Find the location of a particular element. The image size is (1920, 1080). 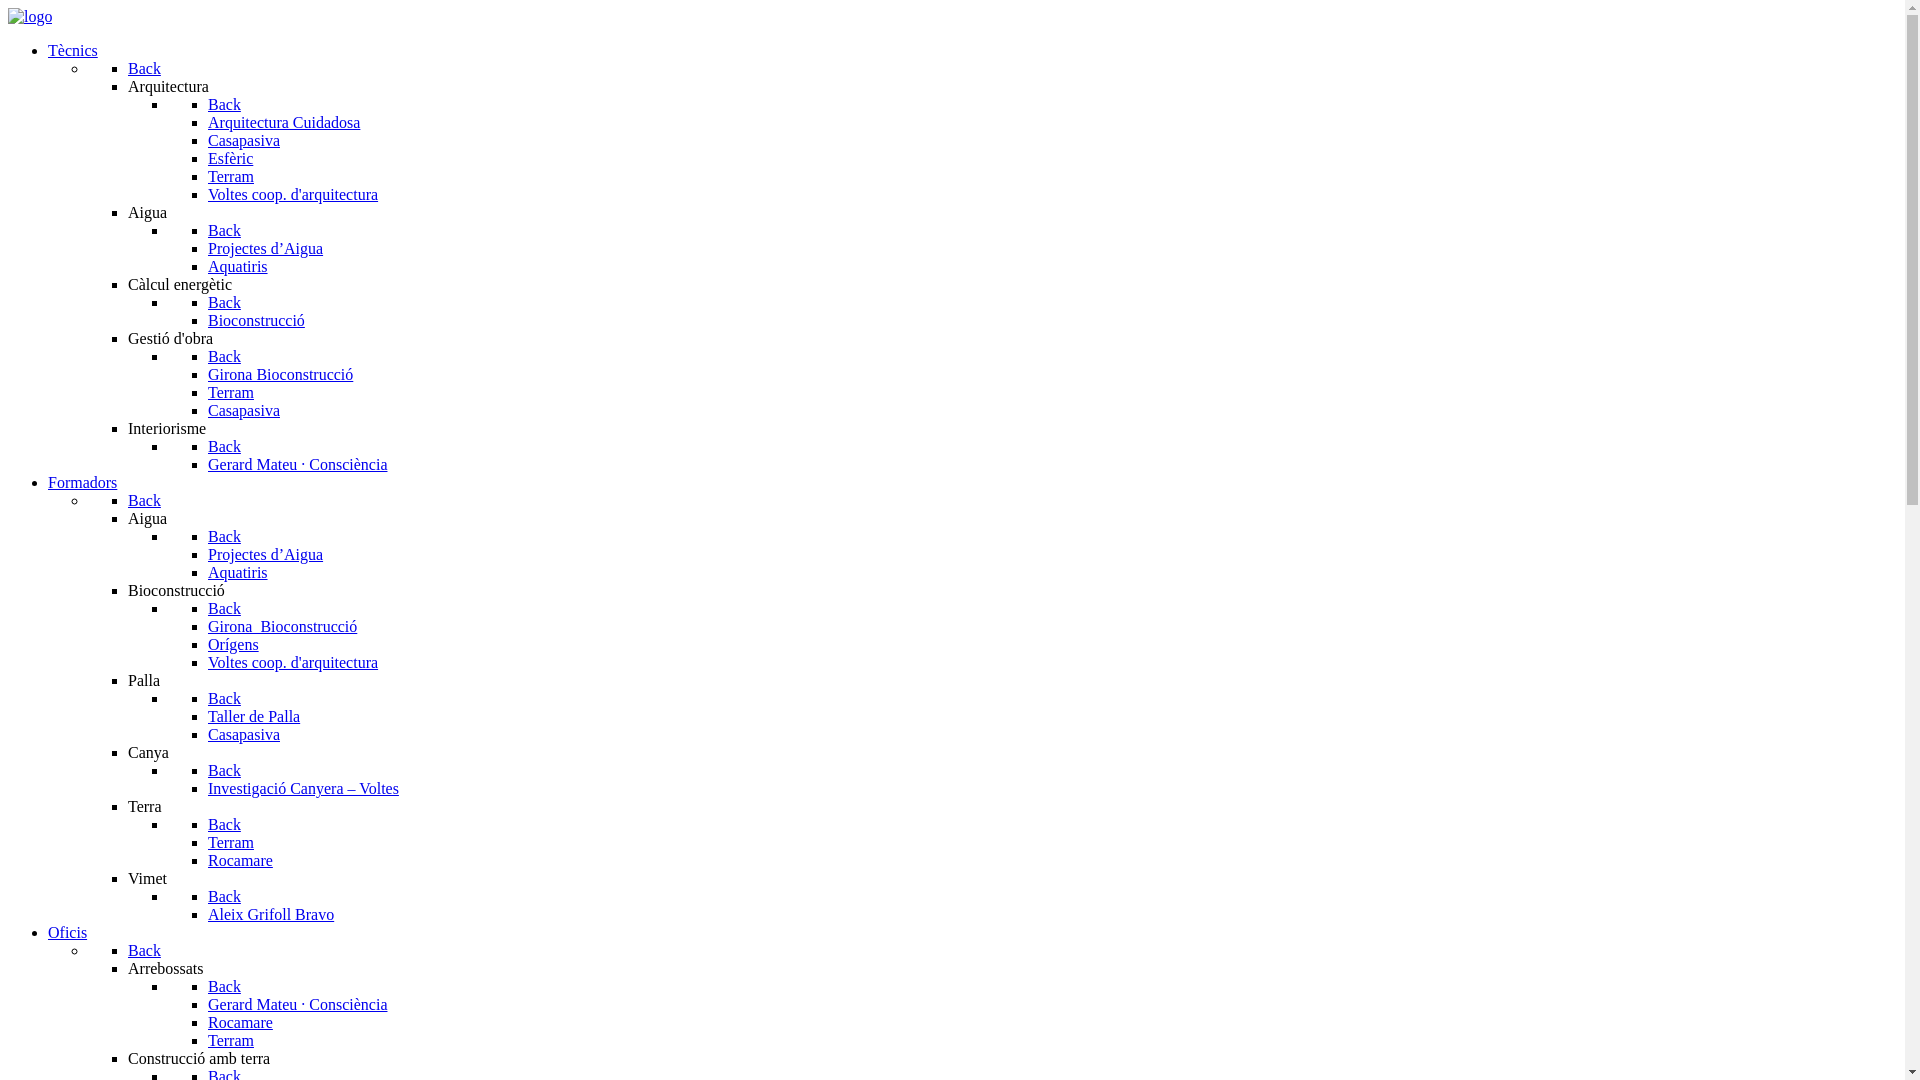

'Rocamare' is located at coordinates (240, 1022).